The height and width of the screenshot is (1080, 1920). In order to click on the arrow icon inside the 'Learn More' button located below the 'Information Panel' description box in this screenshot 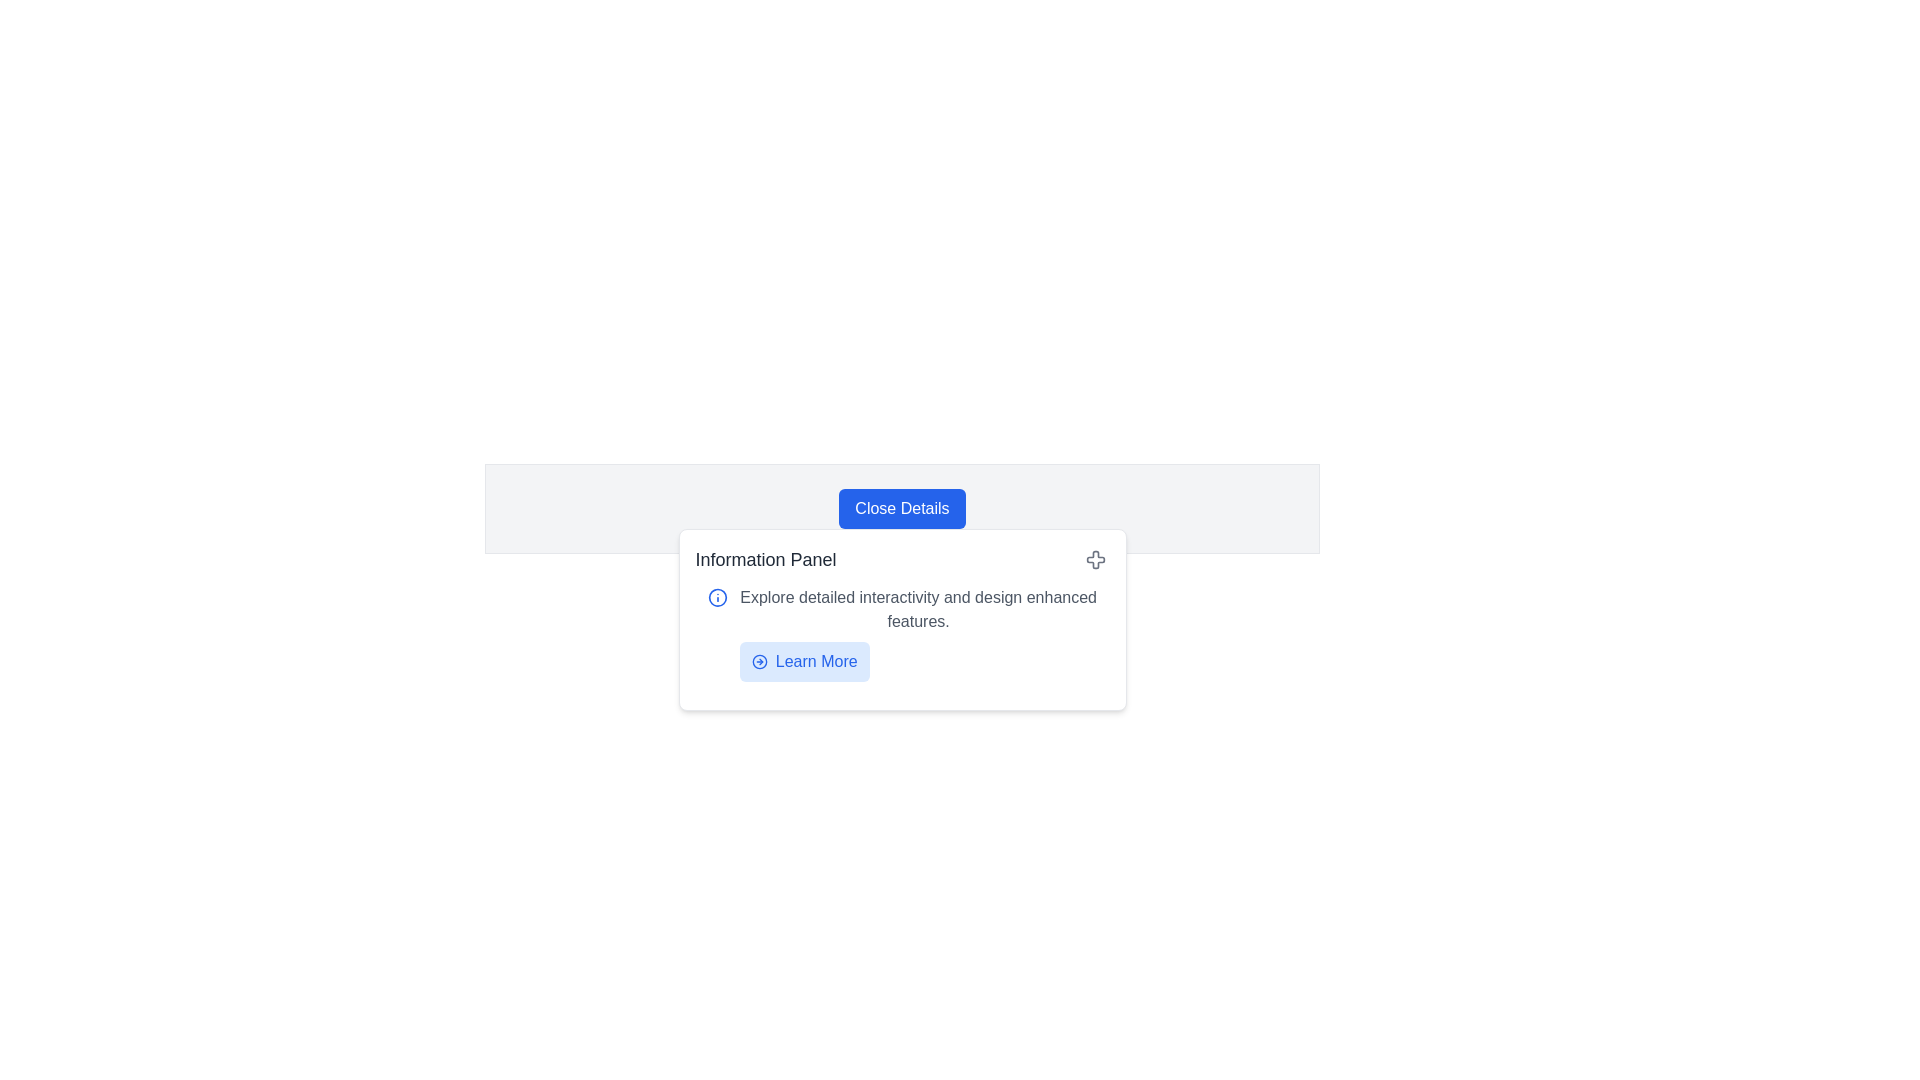, I will do `click(758, 662)`.